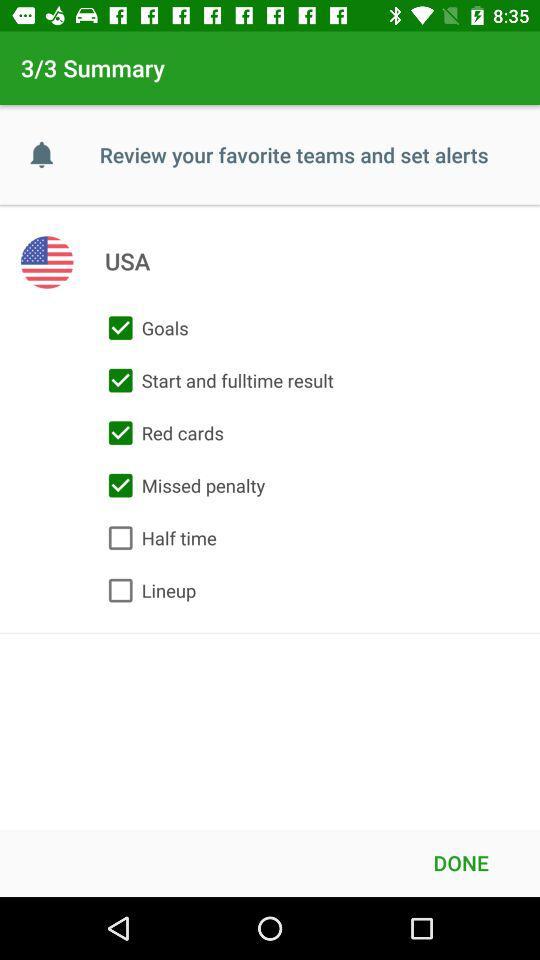 The image size is (540, 960). What do you see at coordinates (146, 590) in the screenshot?
I see `the lineup` at bounding box center [146, 590].